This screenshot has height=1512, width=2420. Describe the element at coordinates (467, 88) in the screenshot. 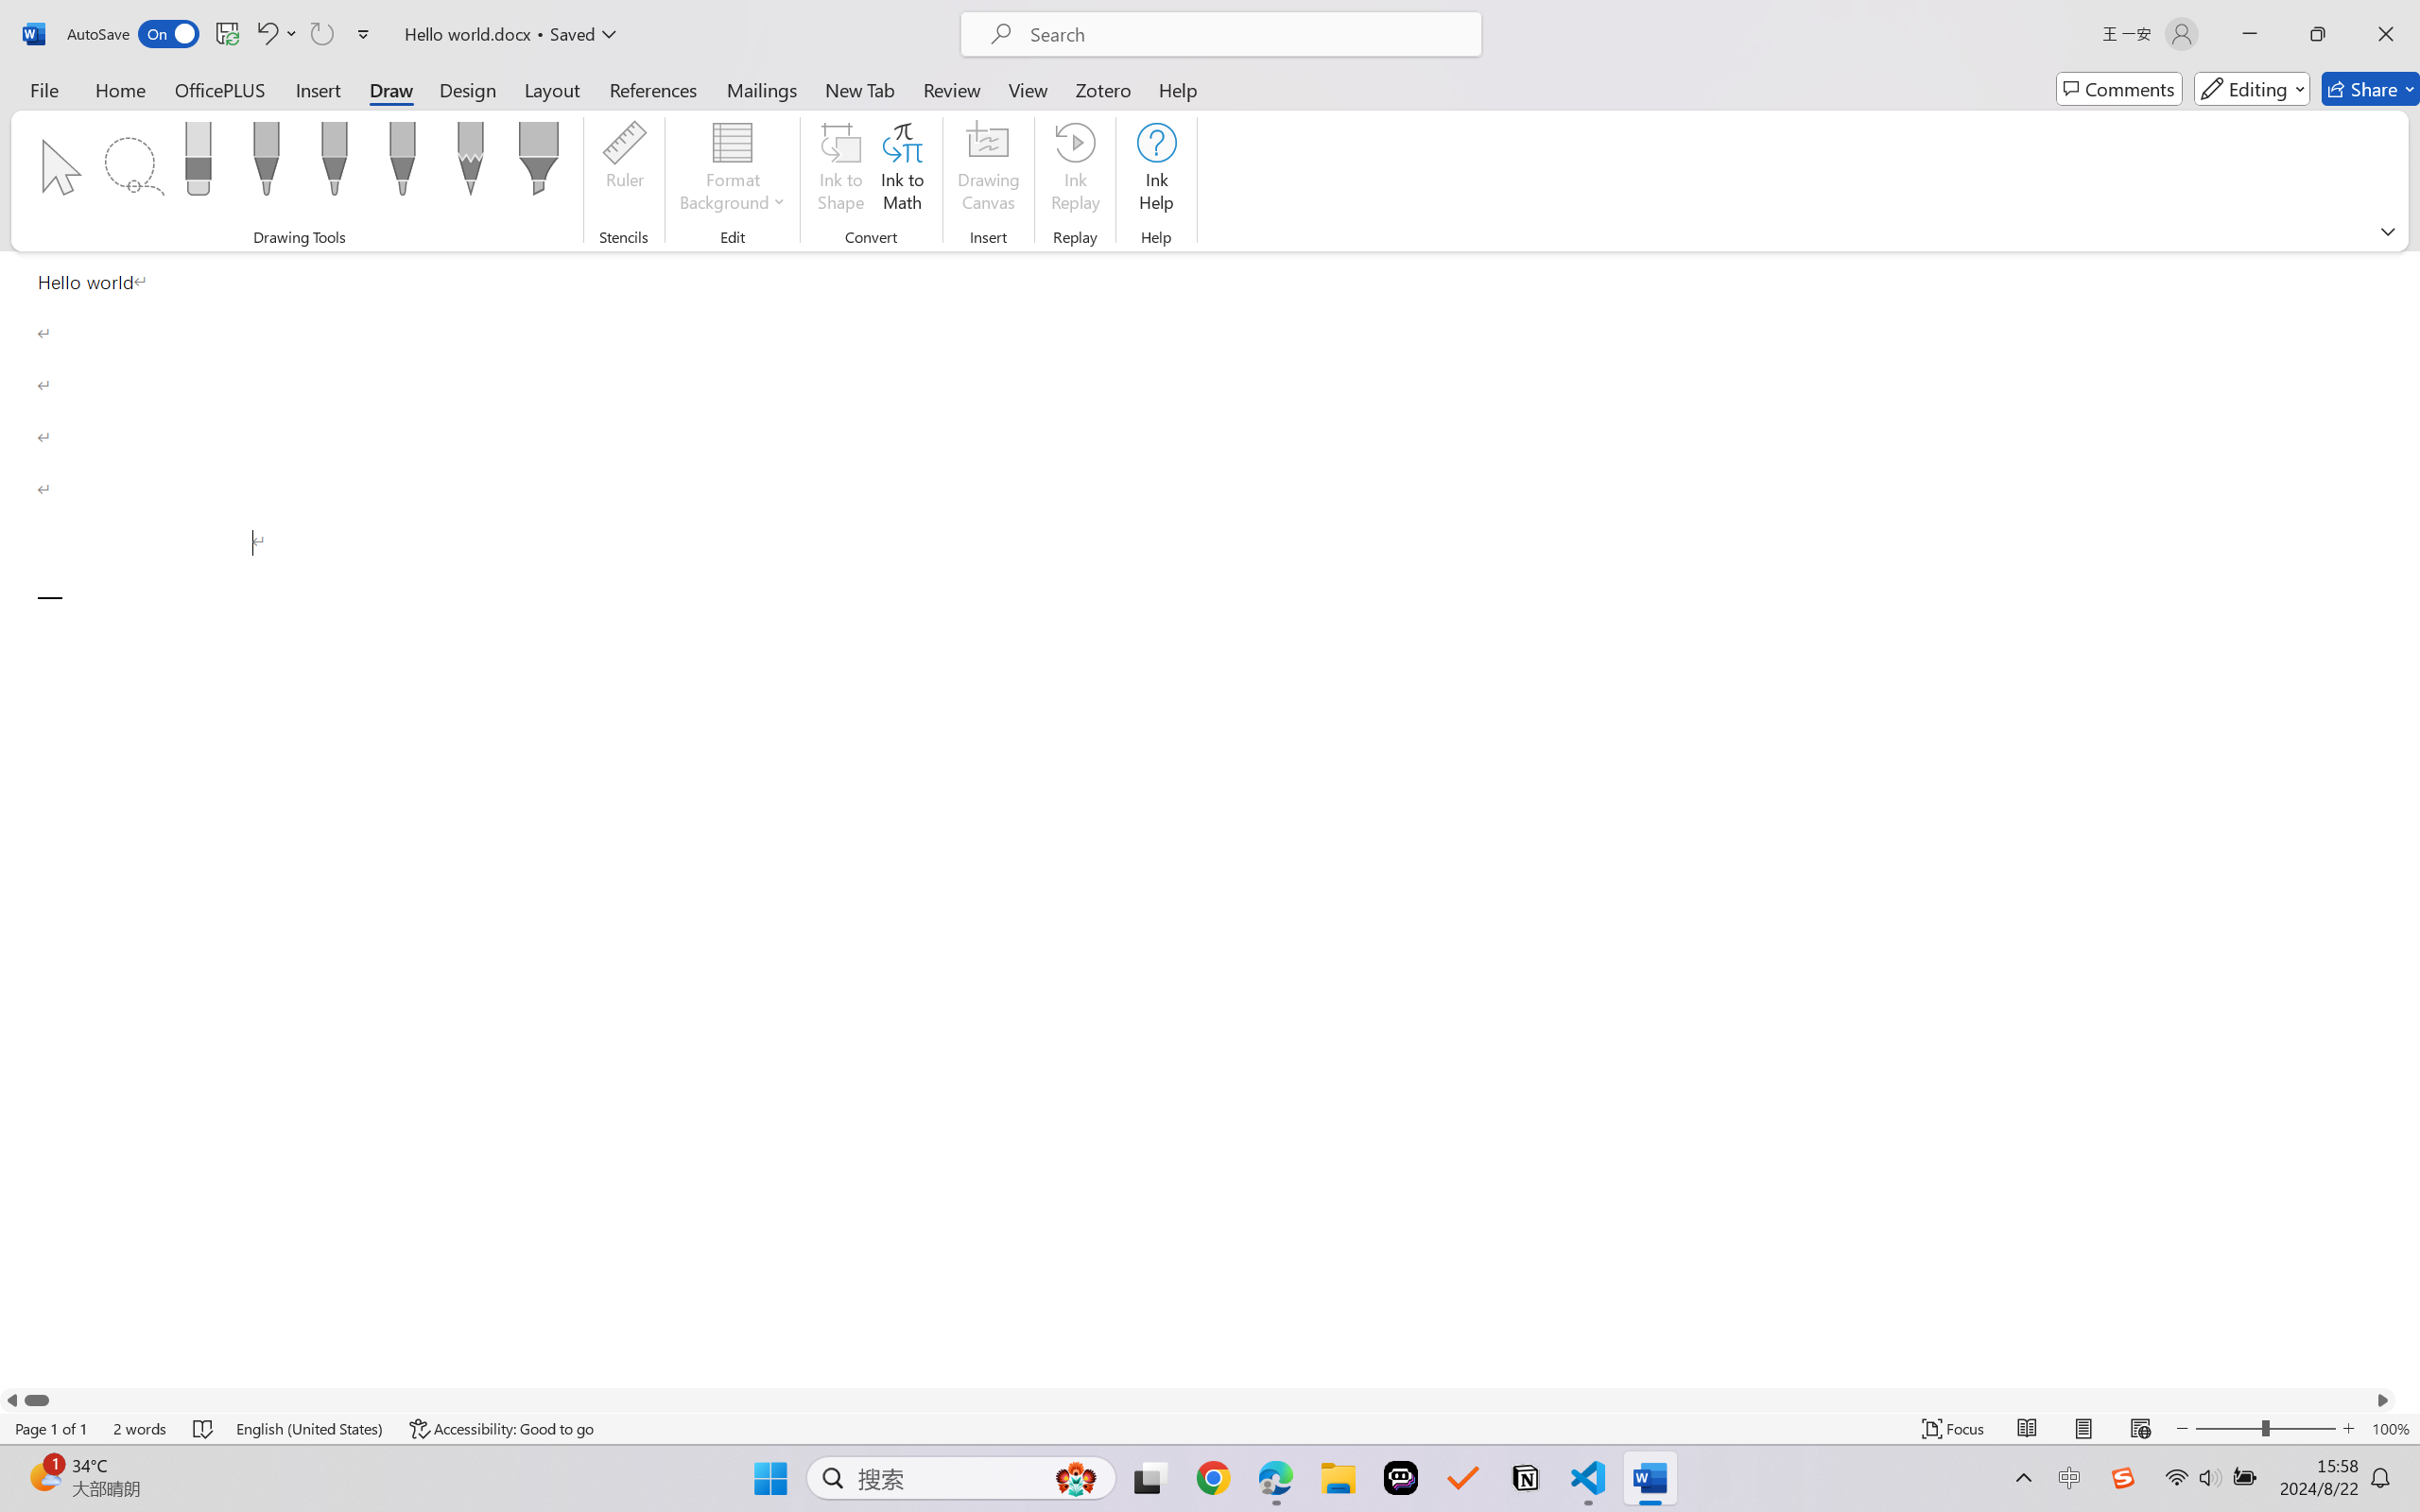

I see `'Design'` at that location.